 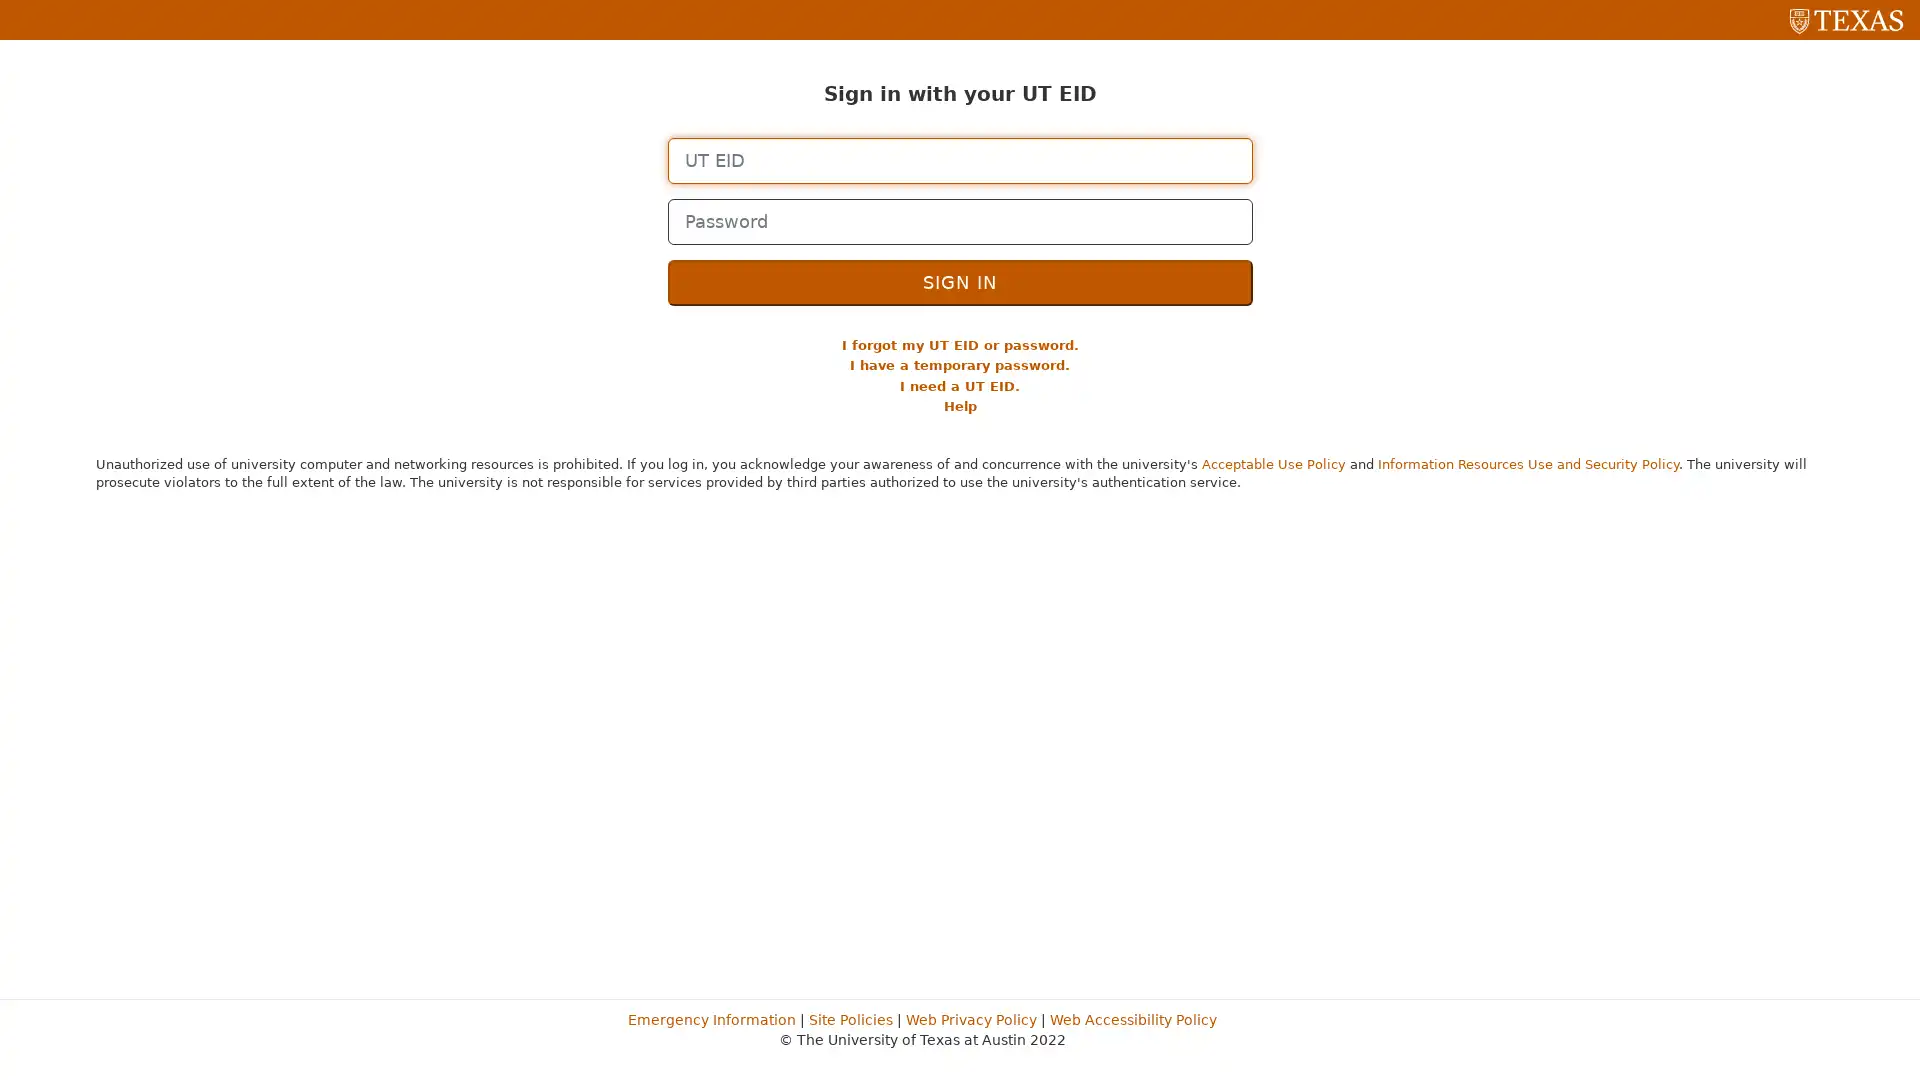 What do you see at coordinates (958, 281) in the screenshot?
I see `Sign in` at bounding box center [958, 281].